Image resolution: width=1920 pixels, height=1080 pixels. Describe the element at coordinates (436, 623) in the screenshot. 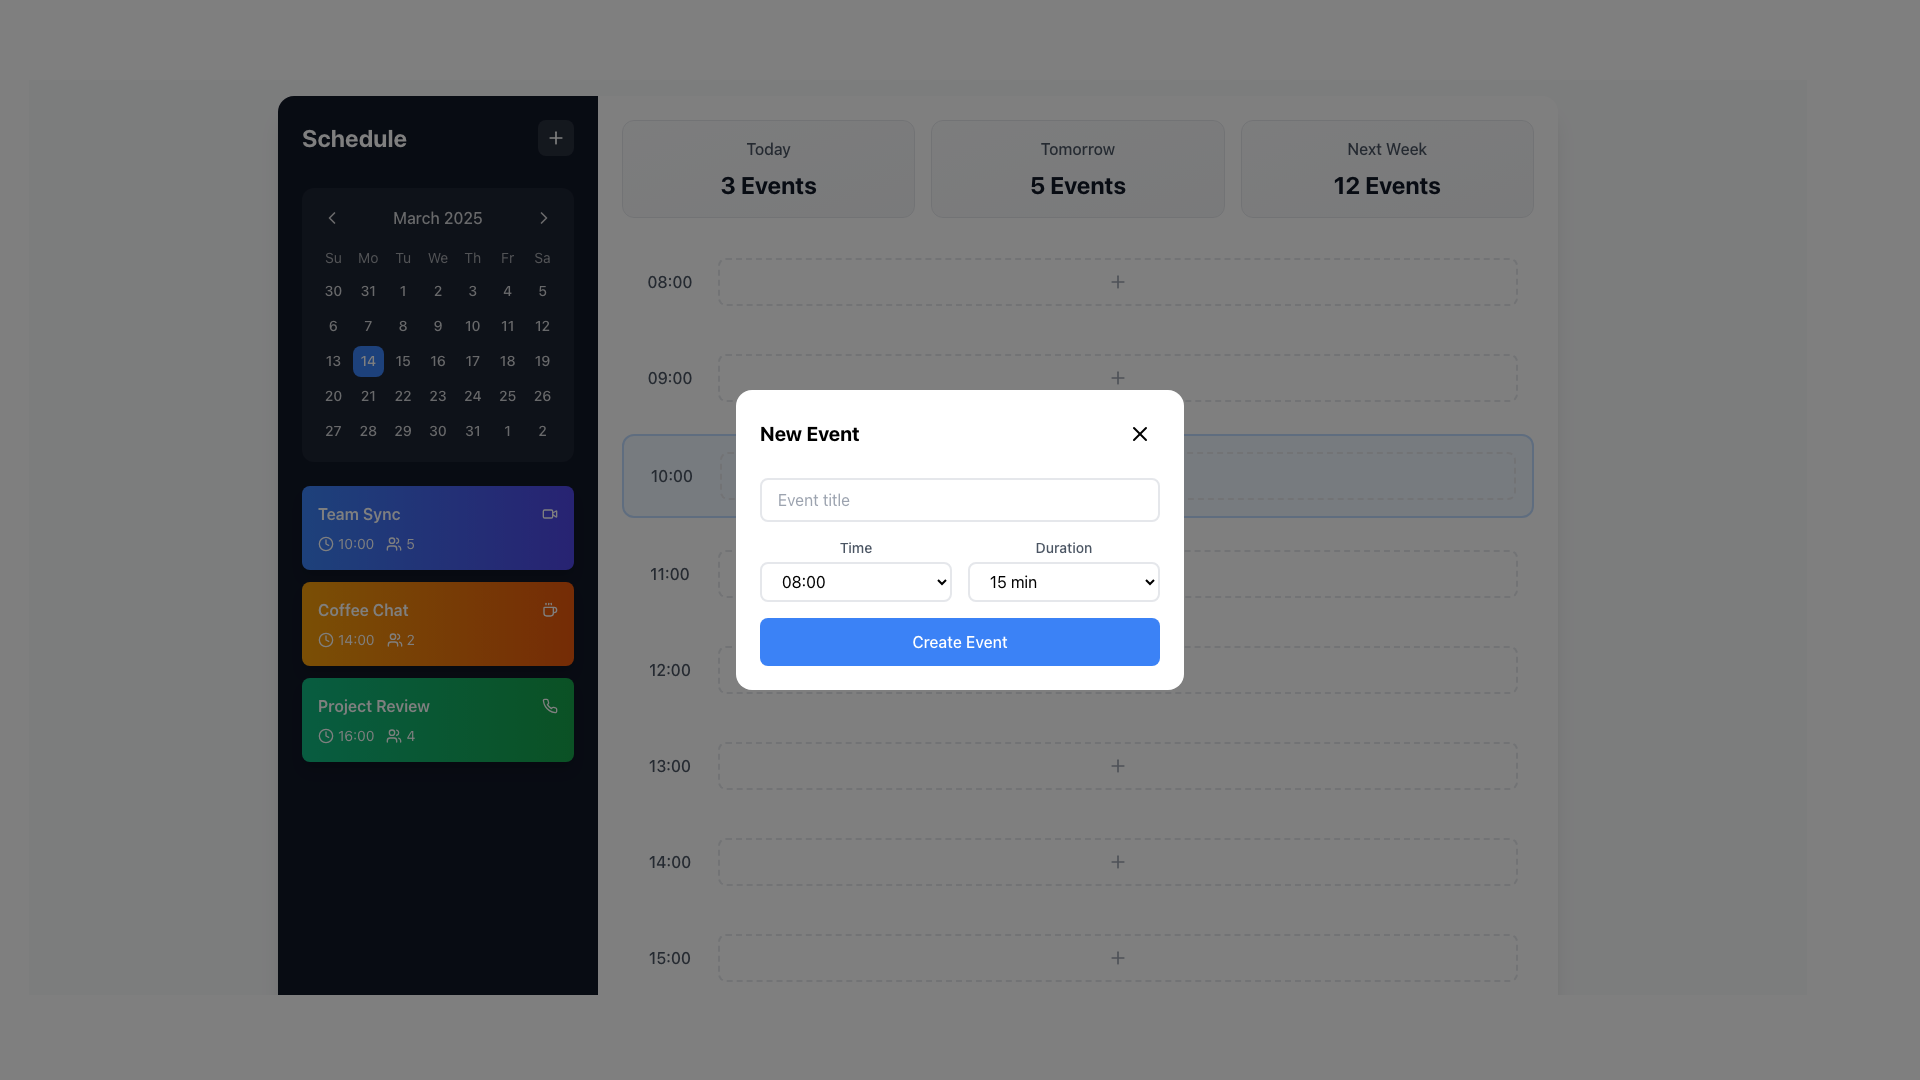

I see `the 'Coffee Chat' button located in the 'Schedule' section` at that location.